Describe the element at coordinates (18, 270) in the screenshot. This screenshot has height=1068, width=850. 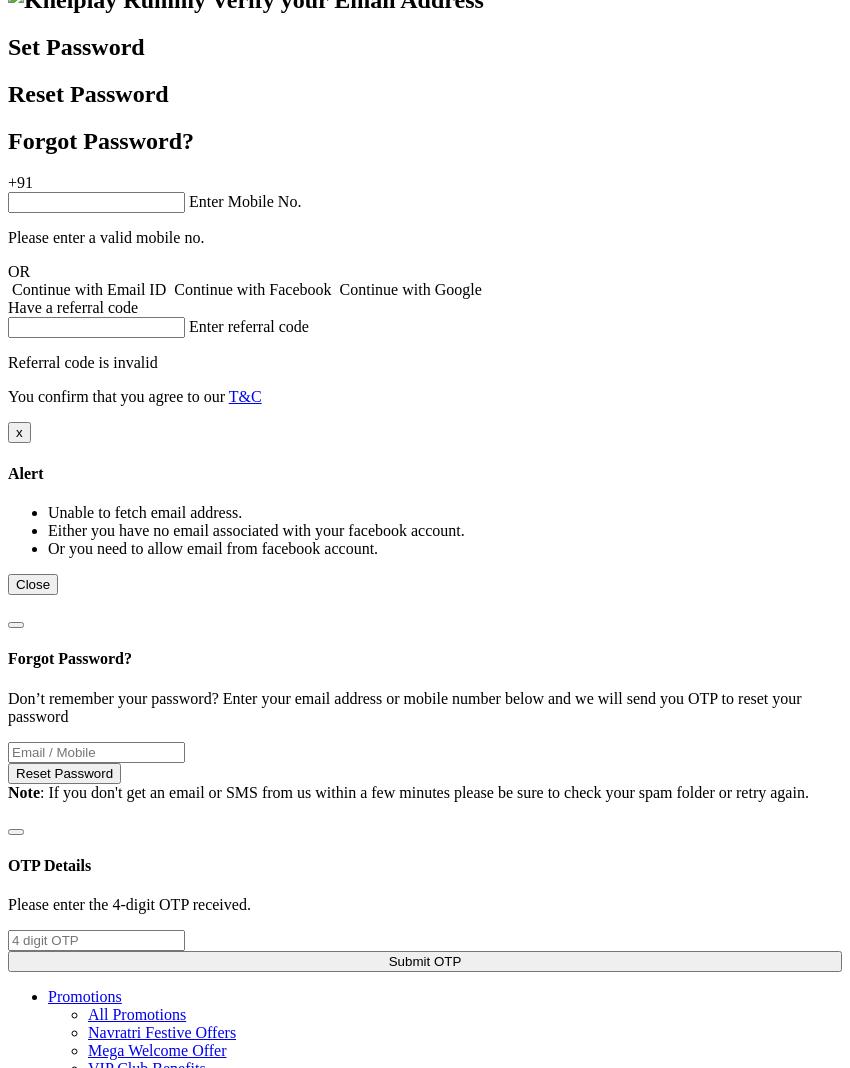
I see `'OR'` at that location.